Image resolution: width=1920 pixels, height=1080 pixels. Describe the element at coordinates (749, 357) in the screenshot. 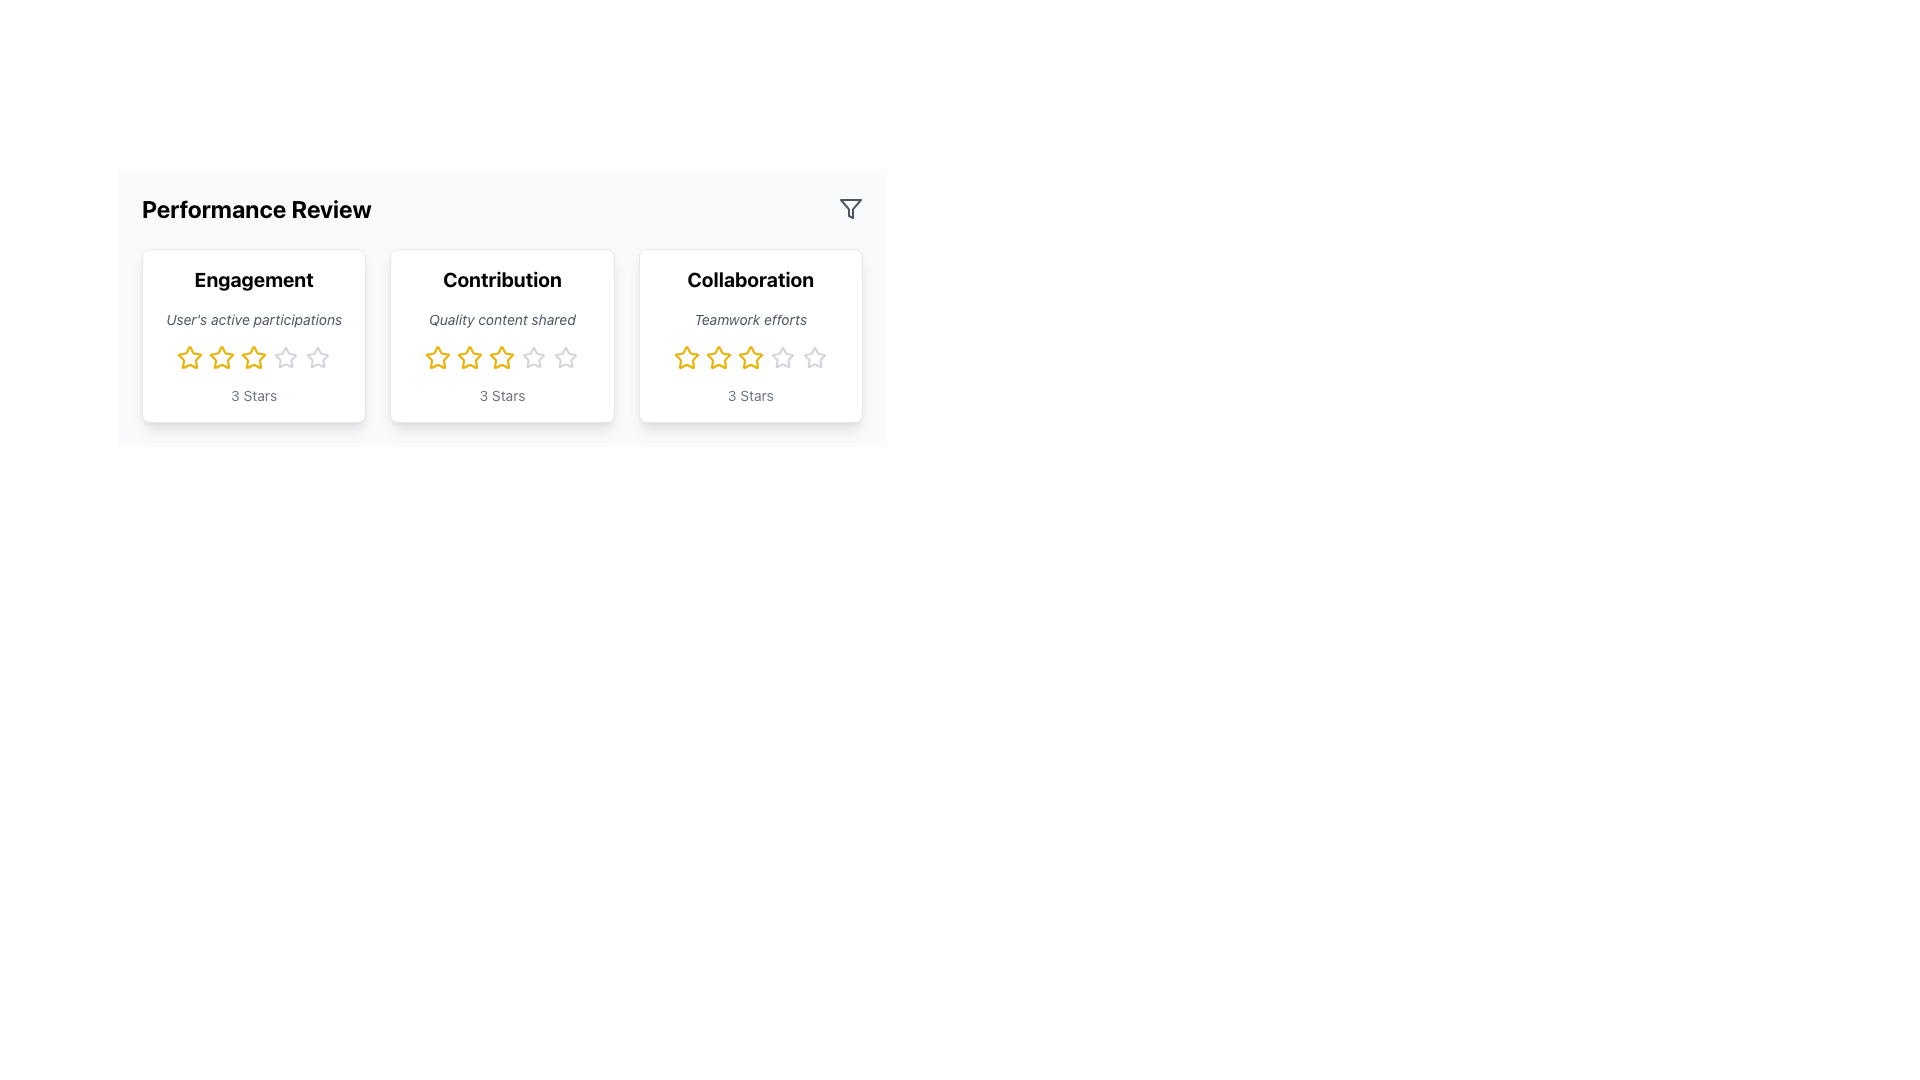

I see `the third filled yellow star icon in the horizontal row of five stars in the 'Collaboration' rating section to modify the rating` at that location.